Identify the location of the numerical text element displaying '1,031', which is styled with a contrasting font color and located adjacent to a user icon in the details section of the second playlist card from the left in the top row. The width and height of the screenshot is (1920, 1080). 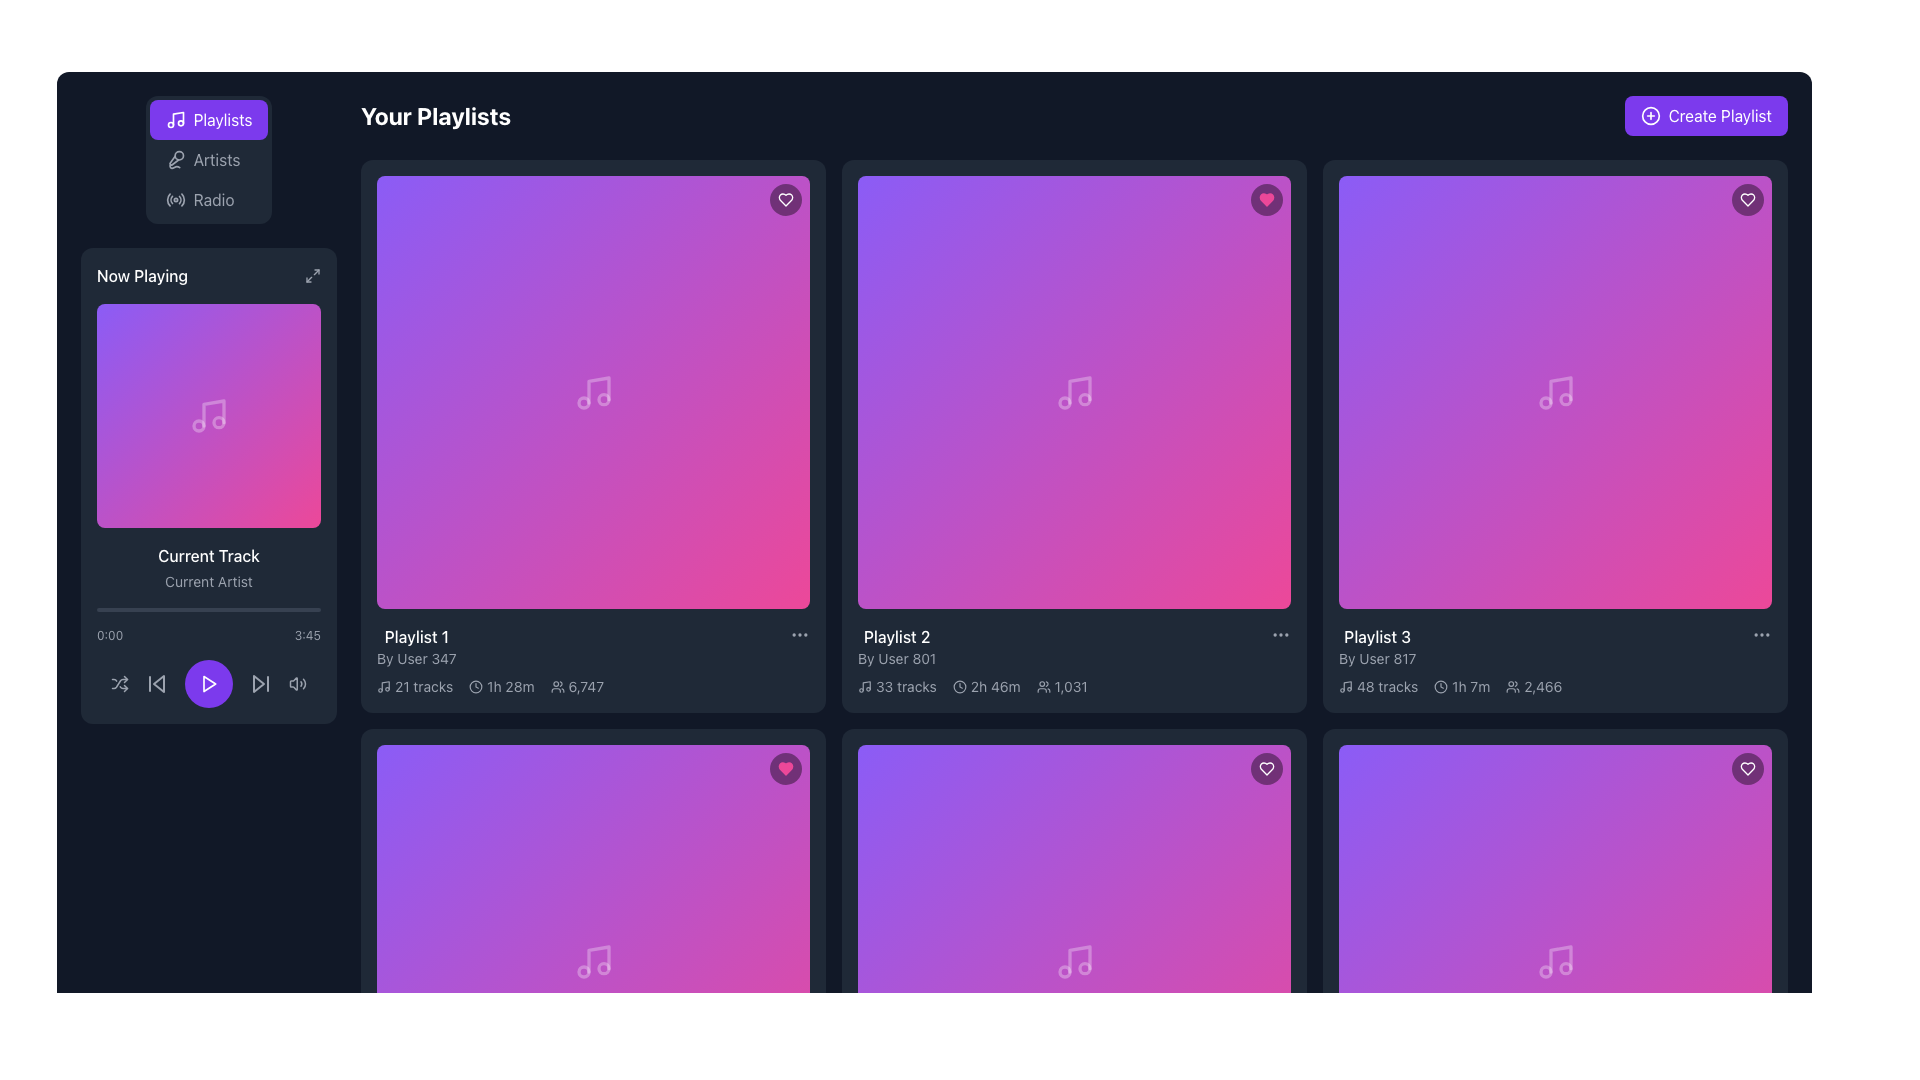
(1070, 685).